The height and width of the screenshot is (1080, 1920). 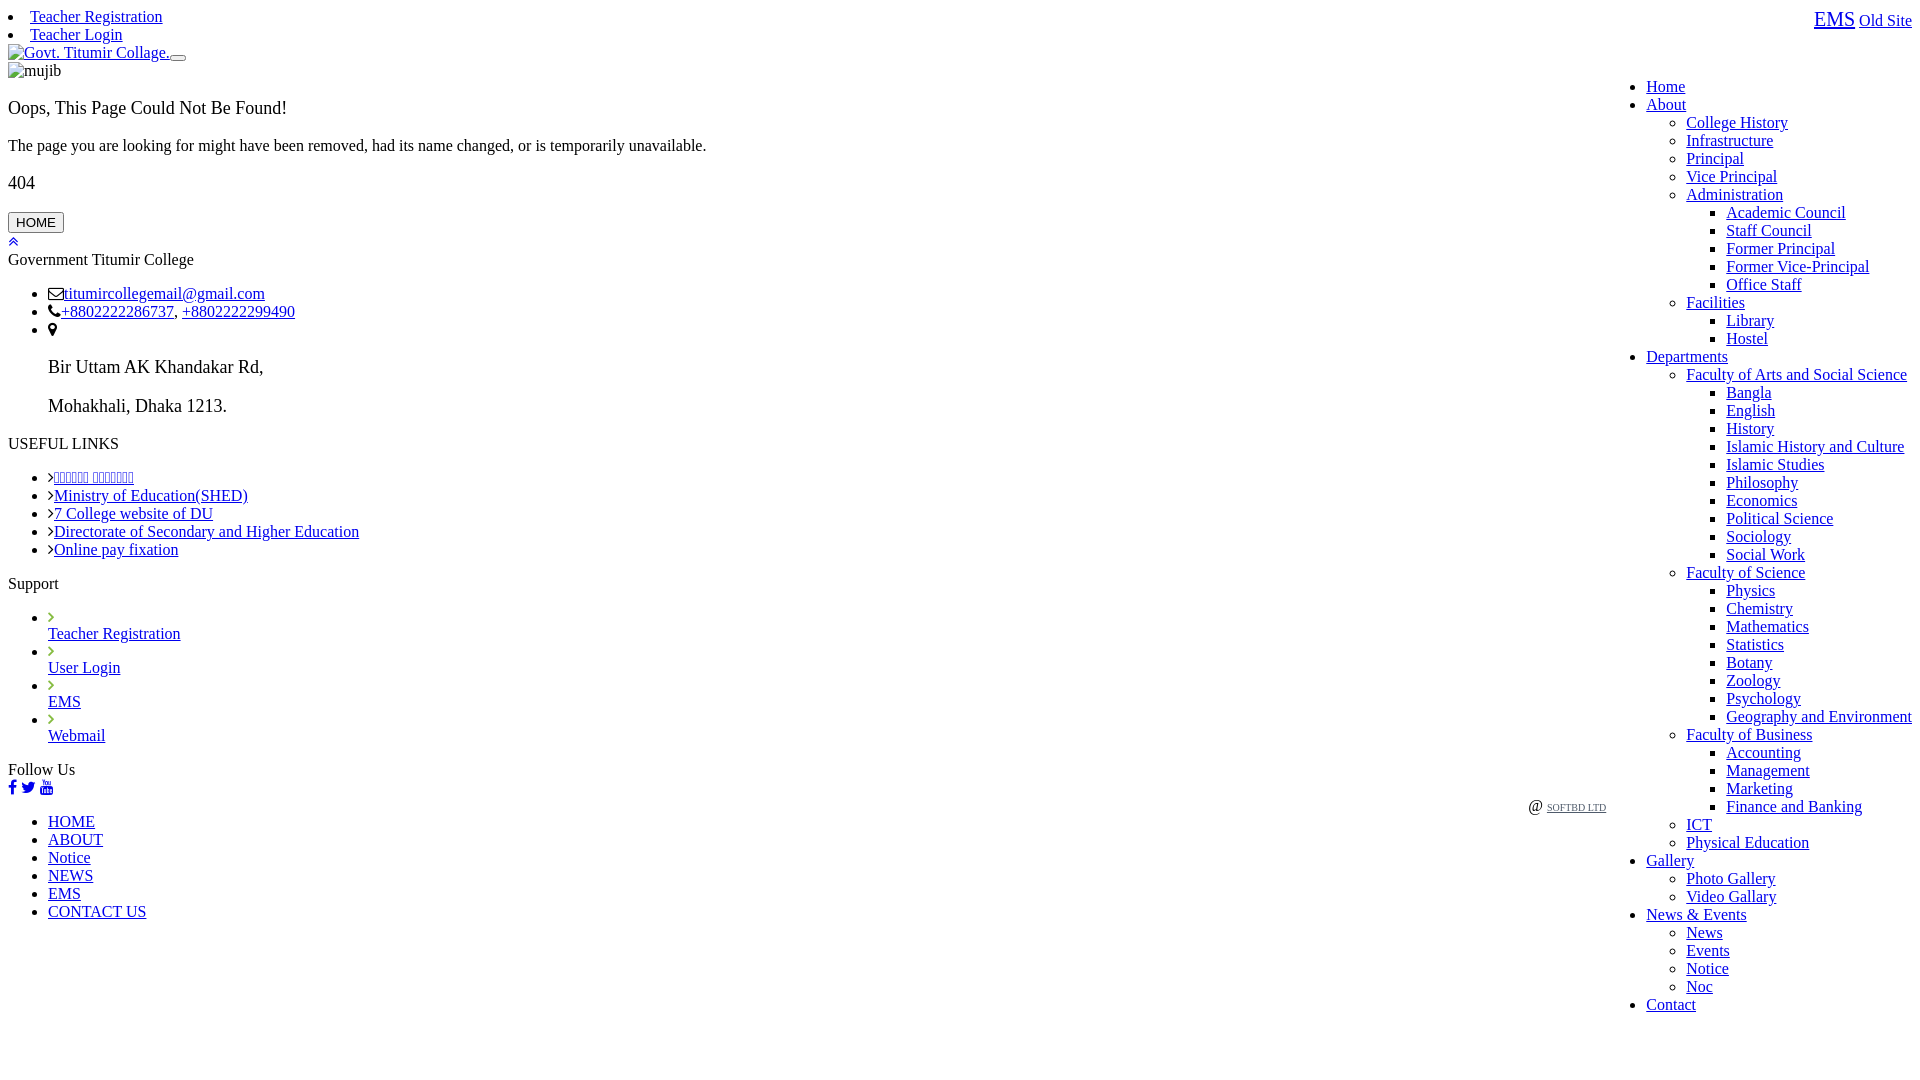 What do you see at coordinates (1765, 554) in the screenshot?
I see `'Social Work'` at bounding box center [1765, 554].